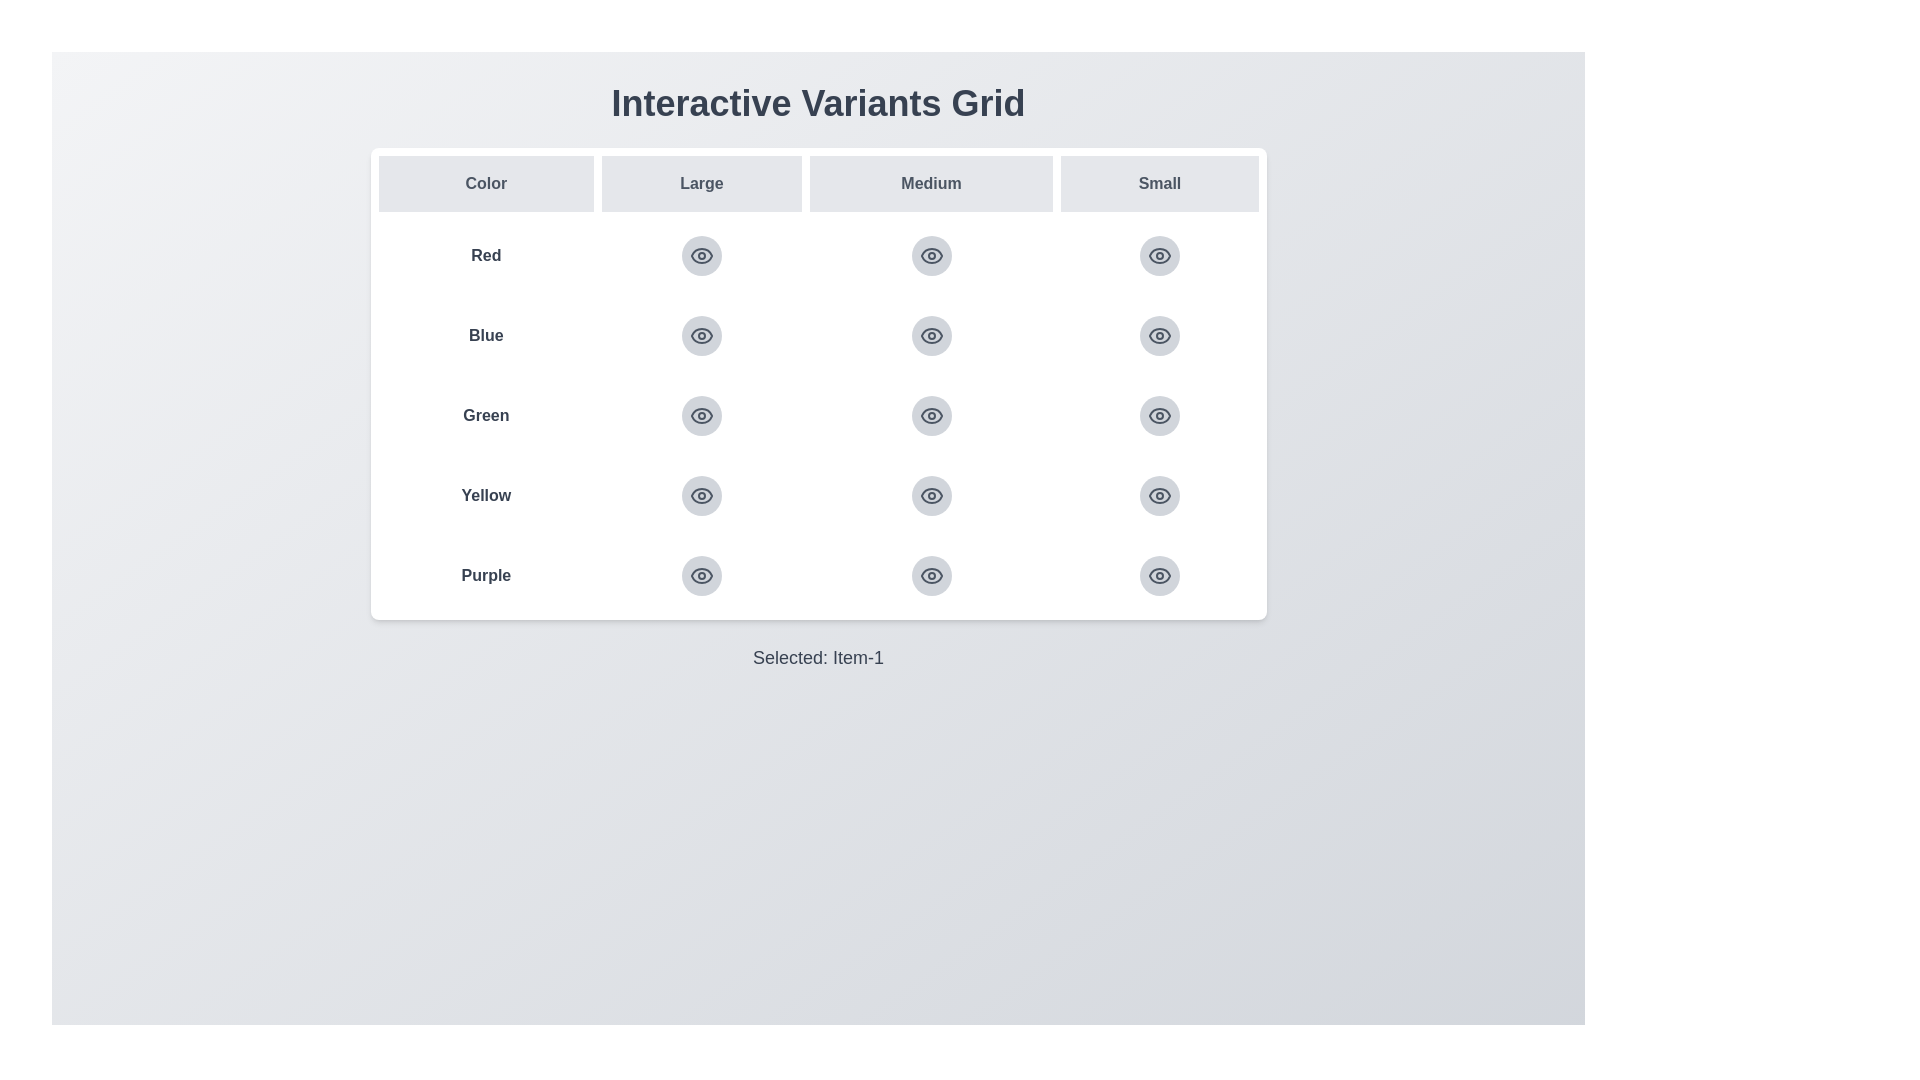 The height and width of the screenshot is (1080, 1920). Describe the element at coordinates (1158, 254) in the screenshot. I see `the circular icon button with an eye-shaped icon located in the fifth column of the first row under the 'Interactive Variants Grid'` at that location.